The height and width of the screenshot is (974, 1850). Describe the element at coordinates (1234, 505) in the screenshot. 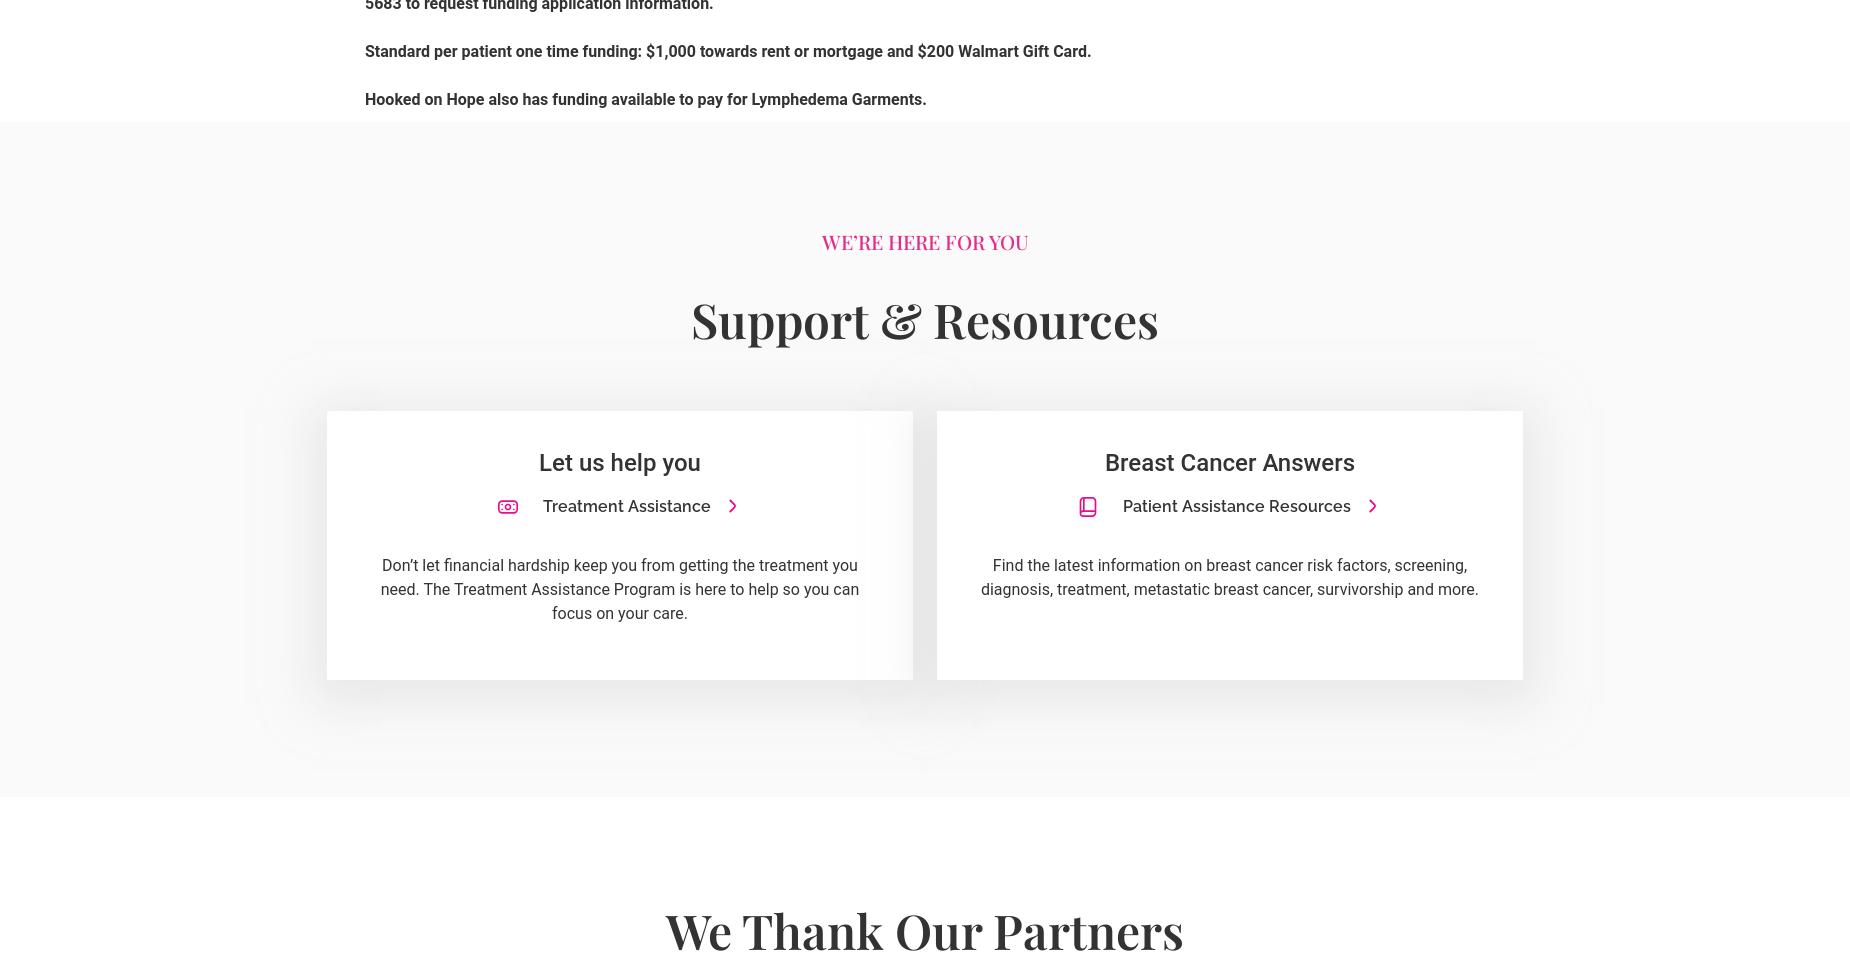

I see `'Patient Assistance Resources'` at that location.